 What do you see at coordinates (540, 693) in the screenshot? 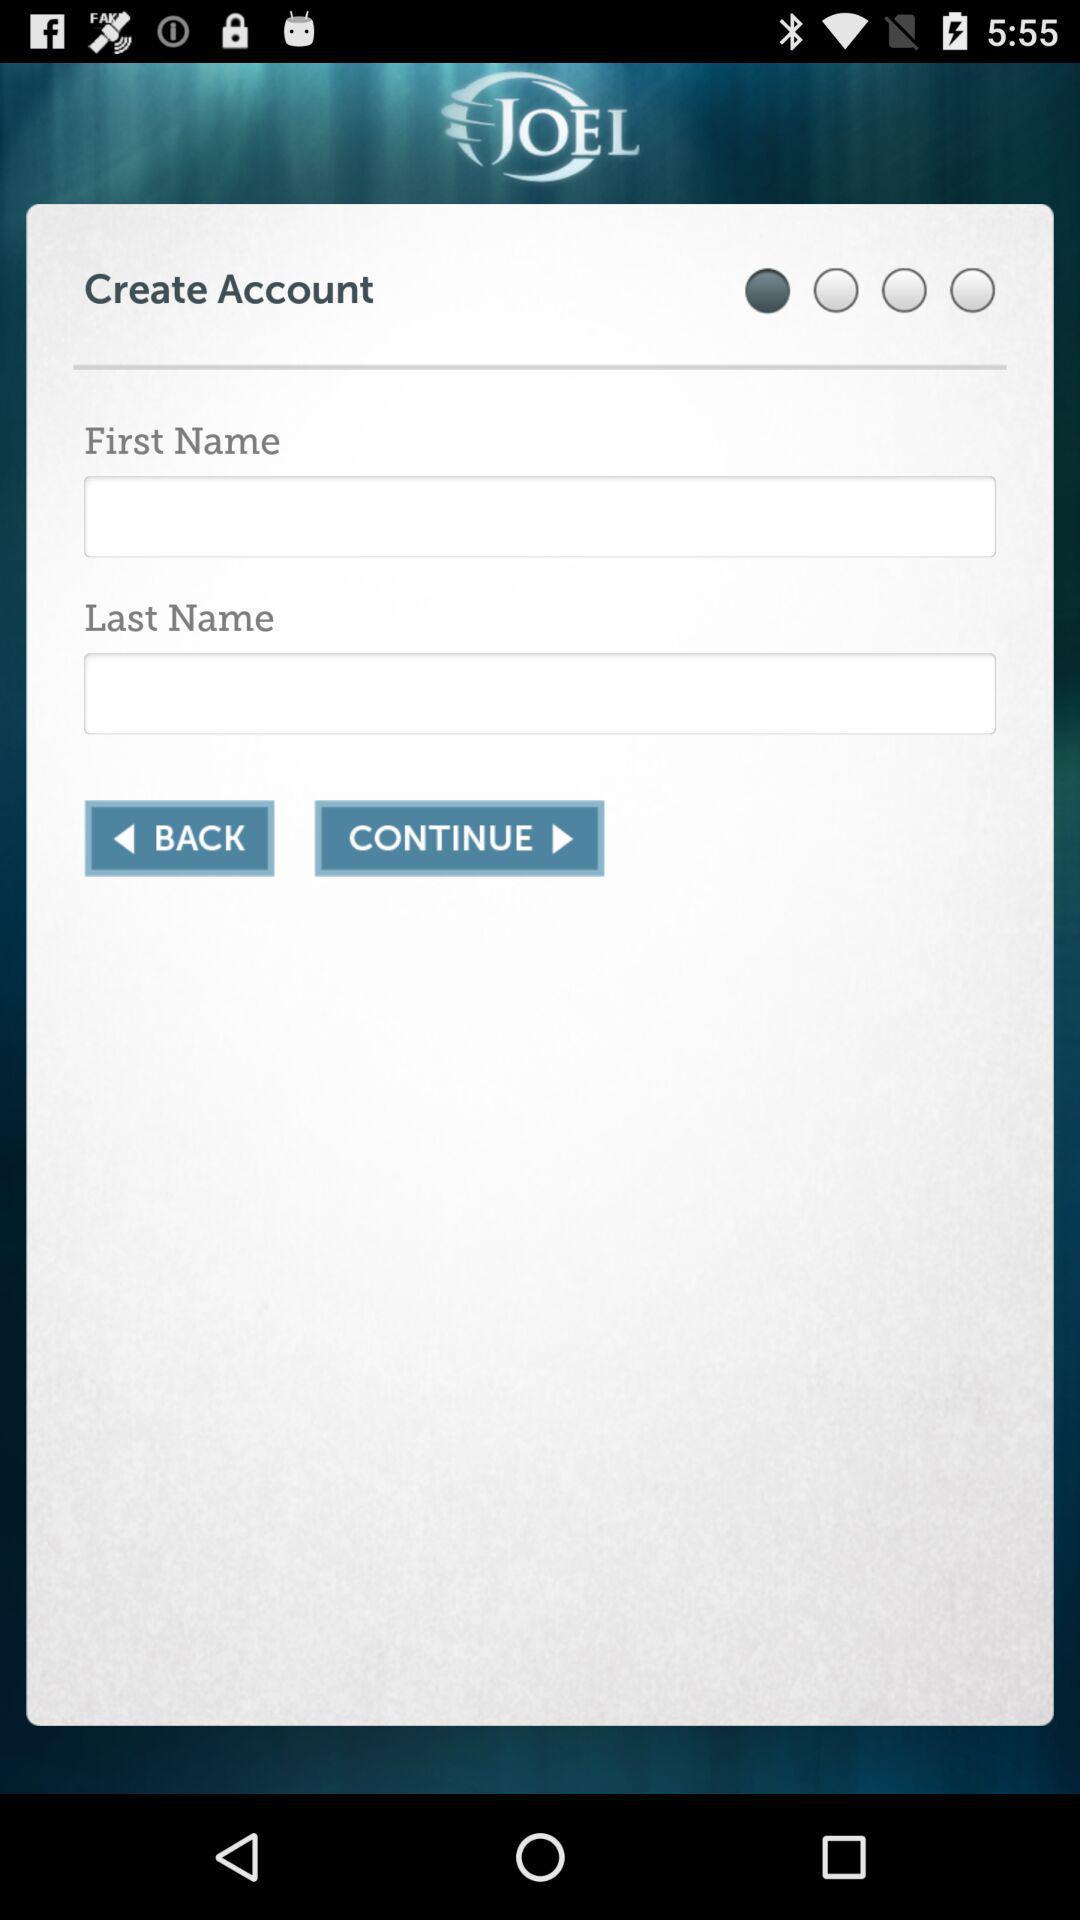
I see `last name` at bounding box center [540, 693].